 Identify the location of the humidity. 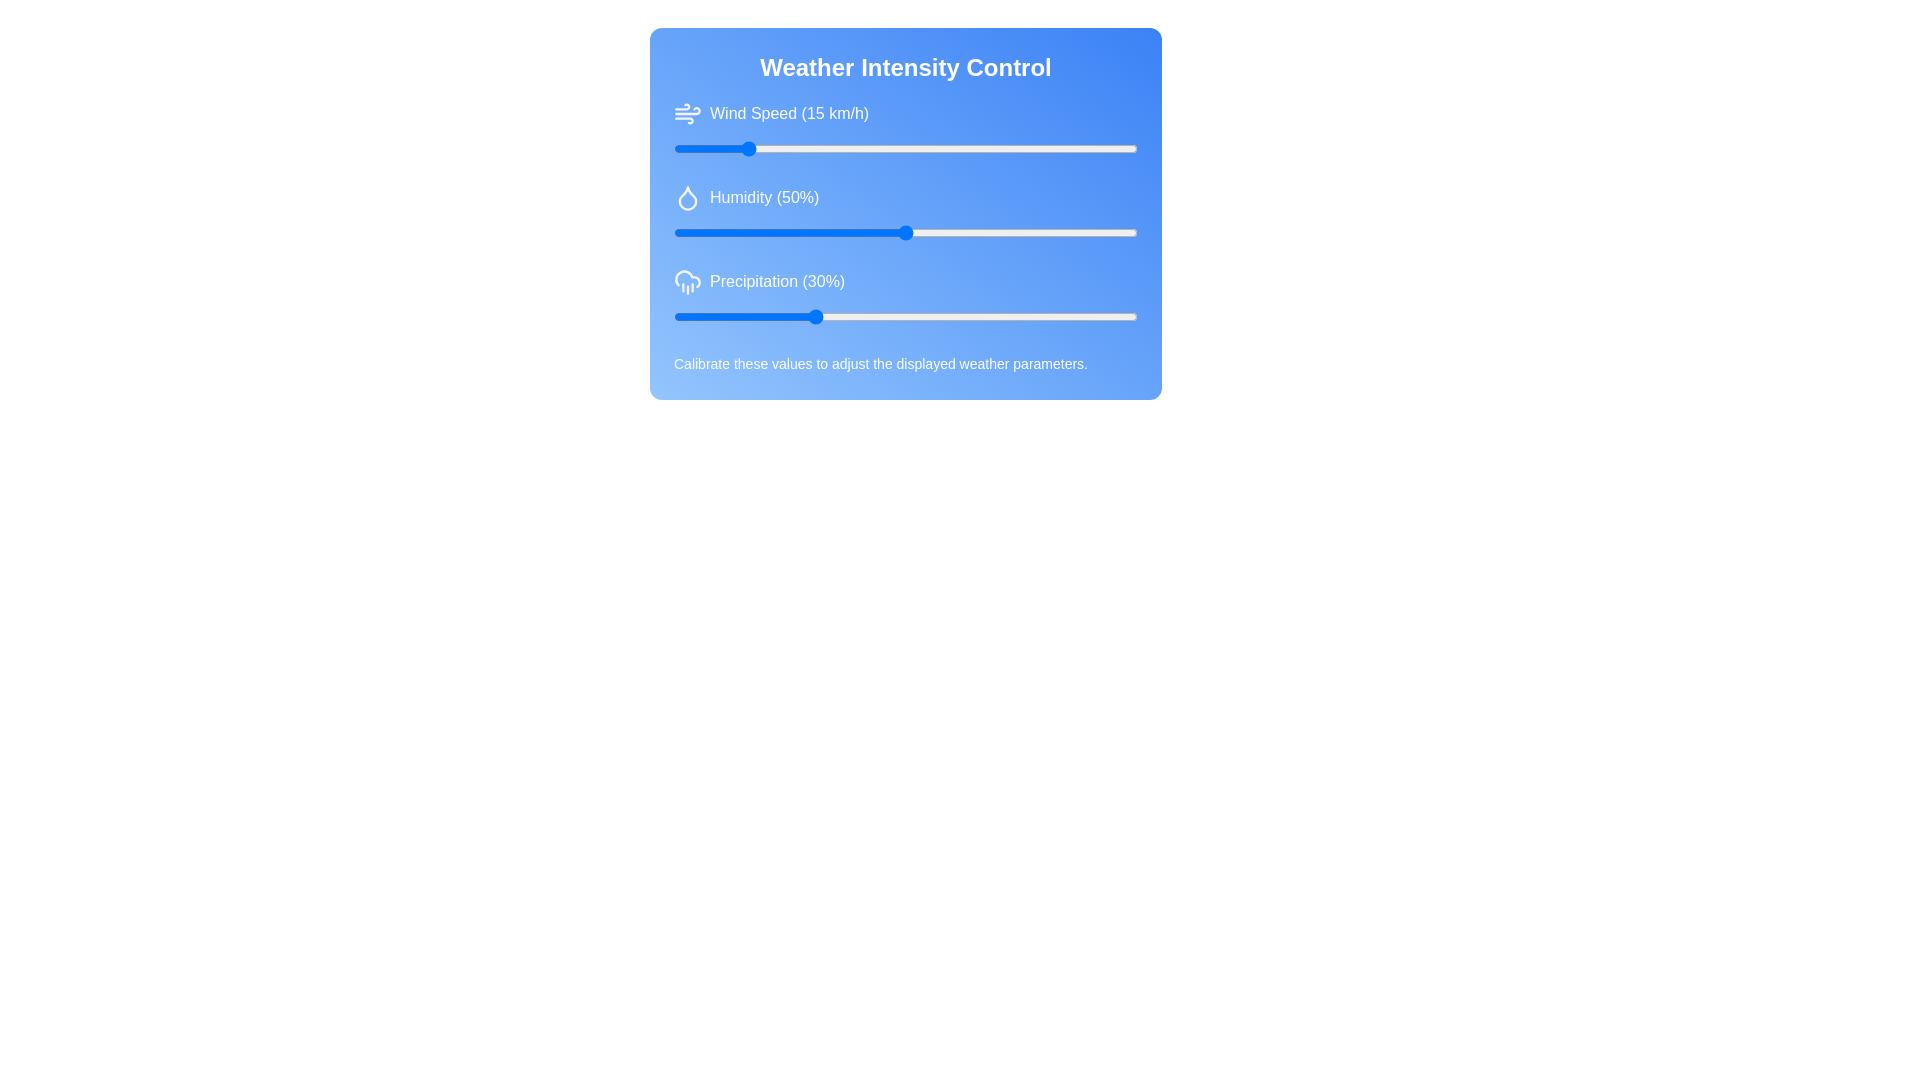
(803, 231).